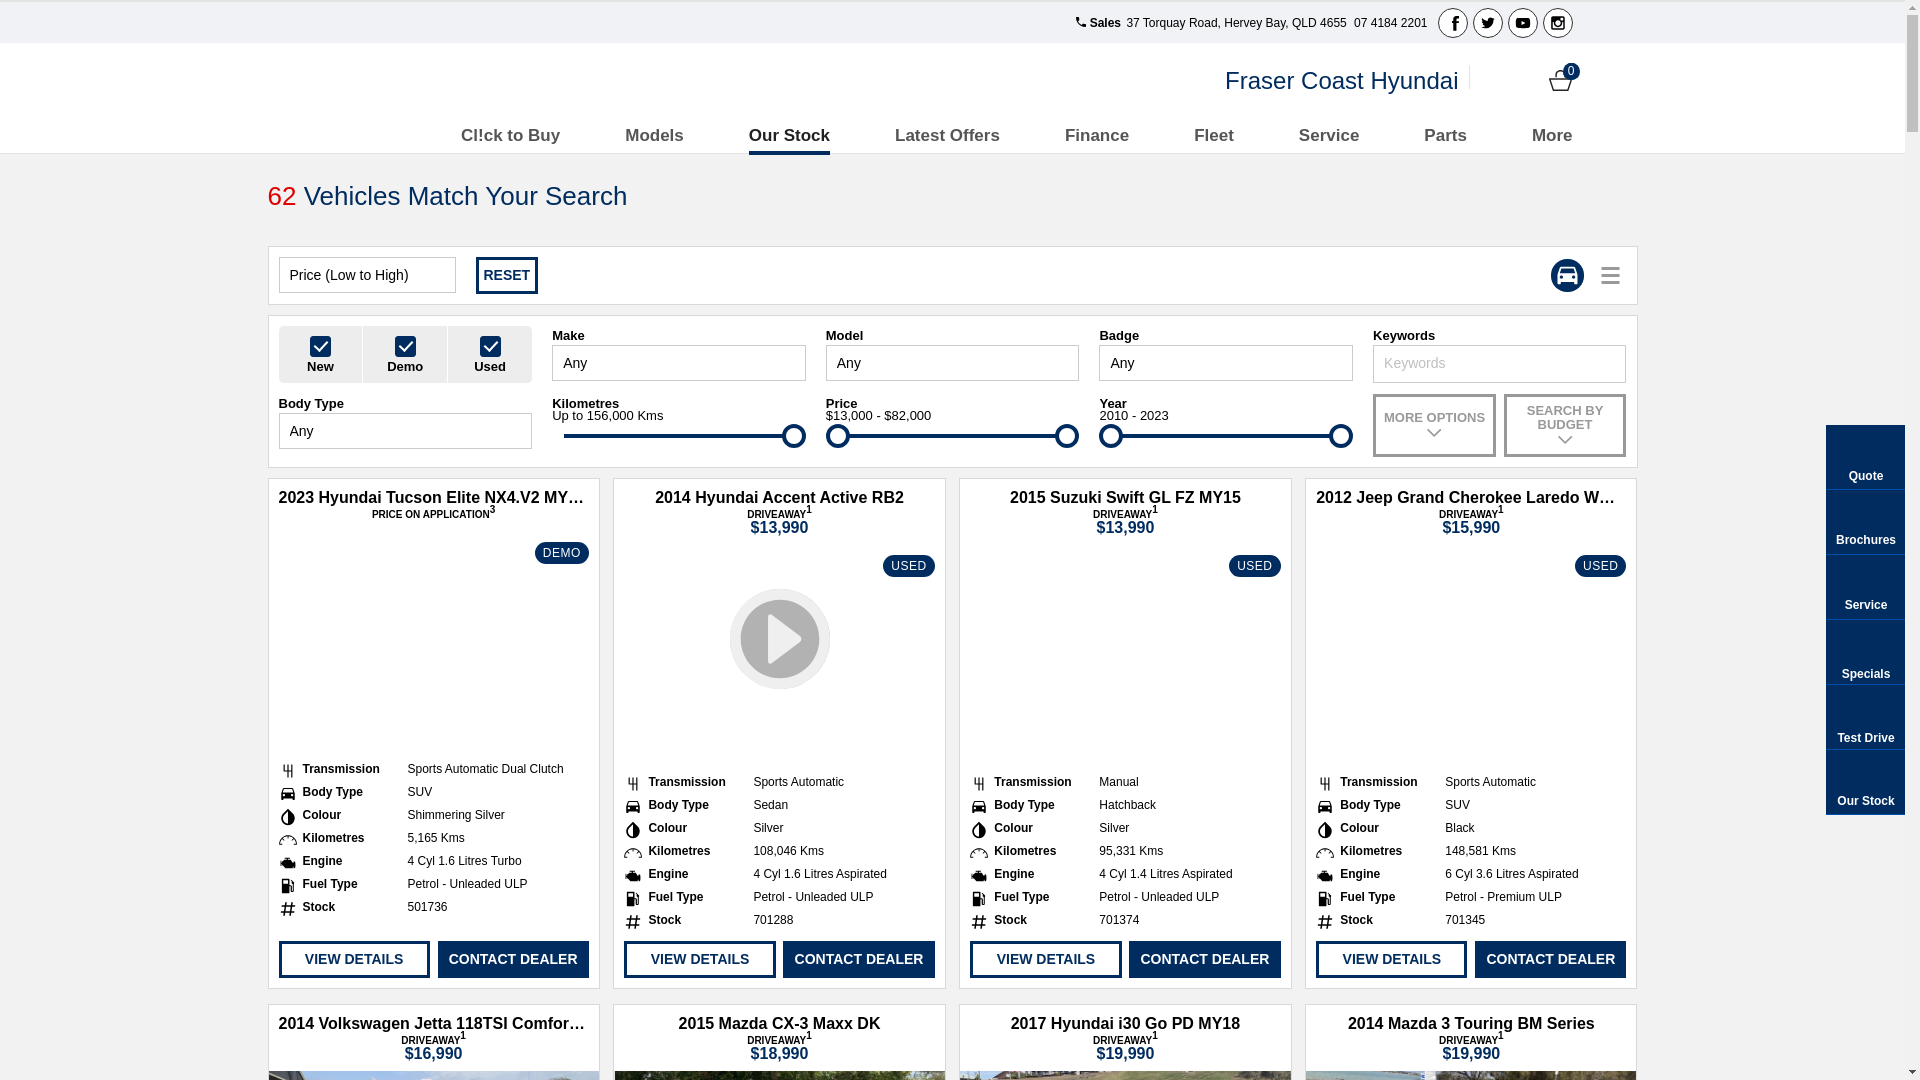 The image size is (1920, 1080). Describe the element at coordinates (1392, 519) in the screenshot. I see `'DRIVEAWAY1` at that location.